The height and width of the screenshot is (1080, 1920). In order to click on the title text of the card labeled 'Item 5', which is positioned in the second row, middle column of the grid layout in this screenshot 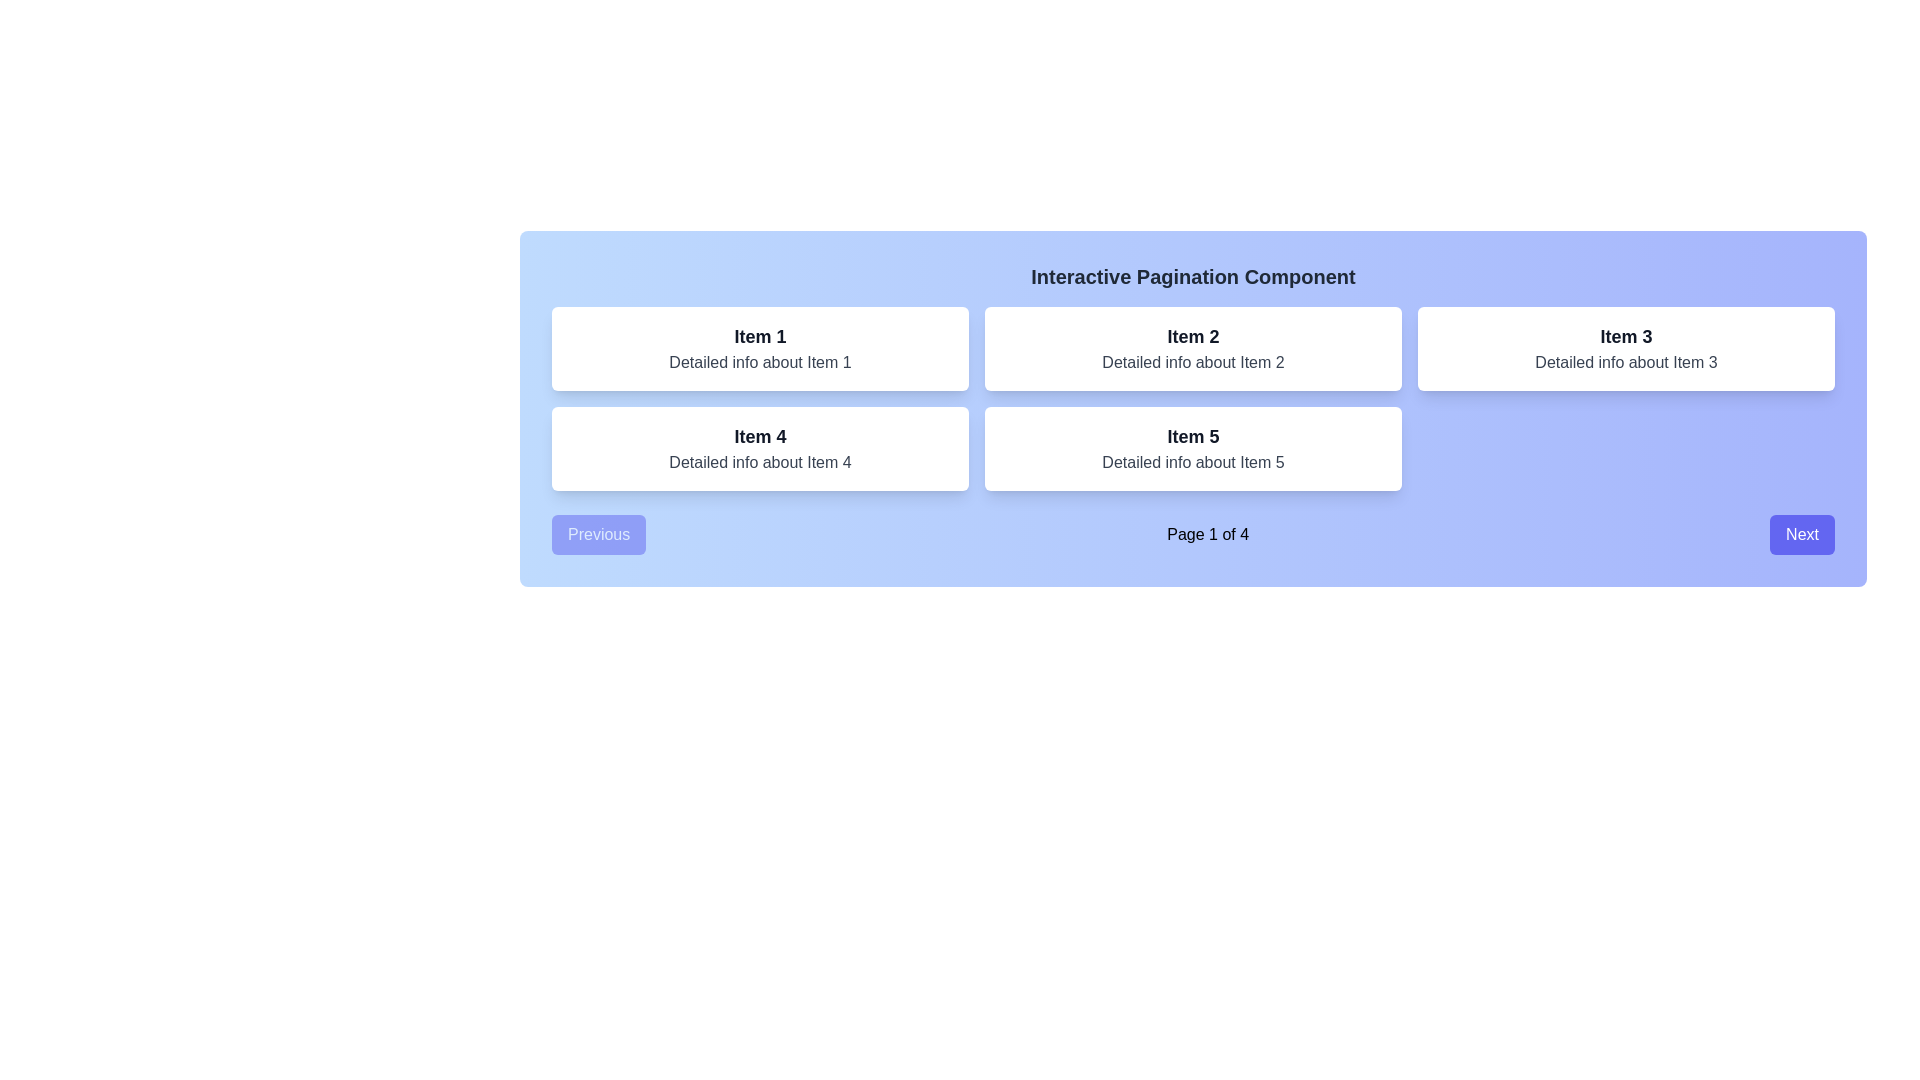, I will do `click(1193, 435)`.